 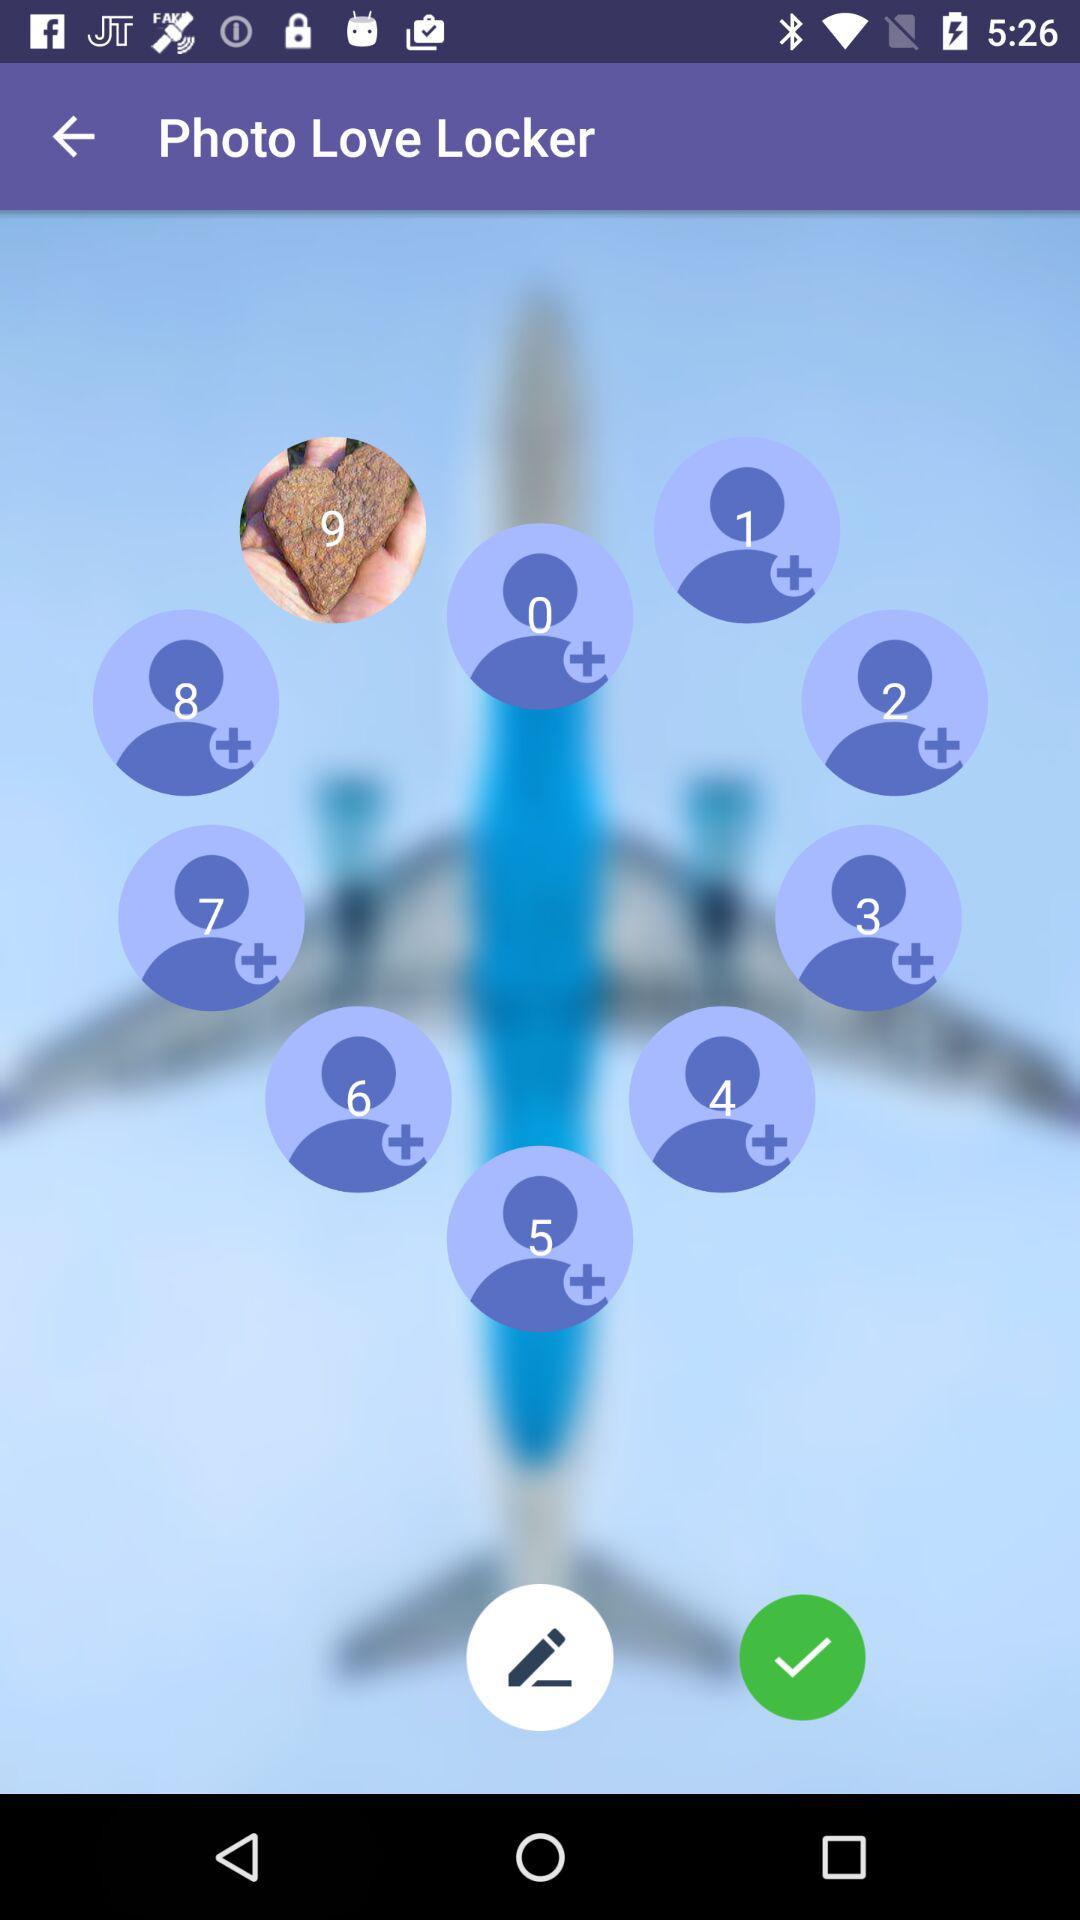 What do you see at coordinates (801, 1657) in the screenshot?
I see `photo` at bounding box center [801, 1657].